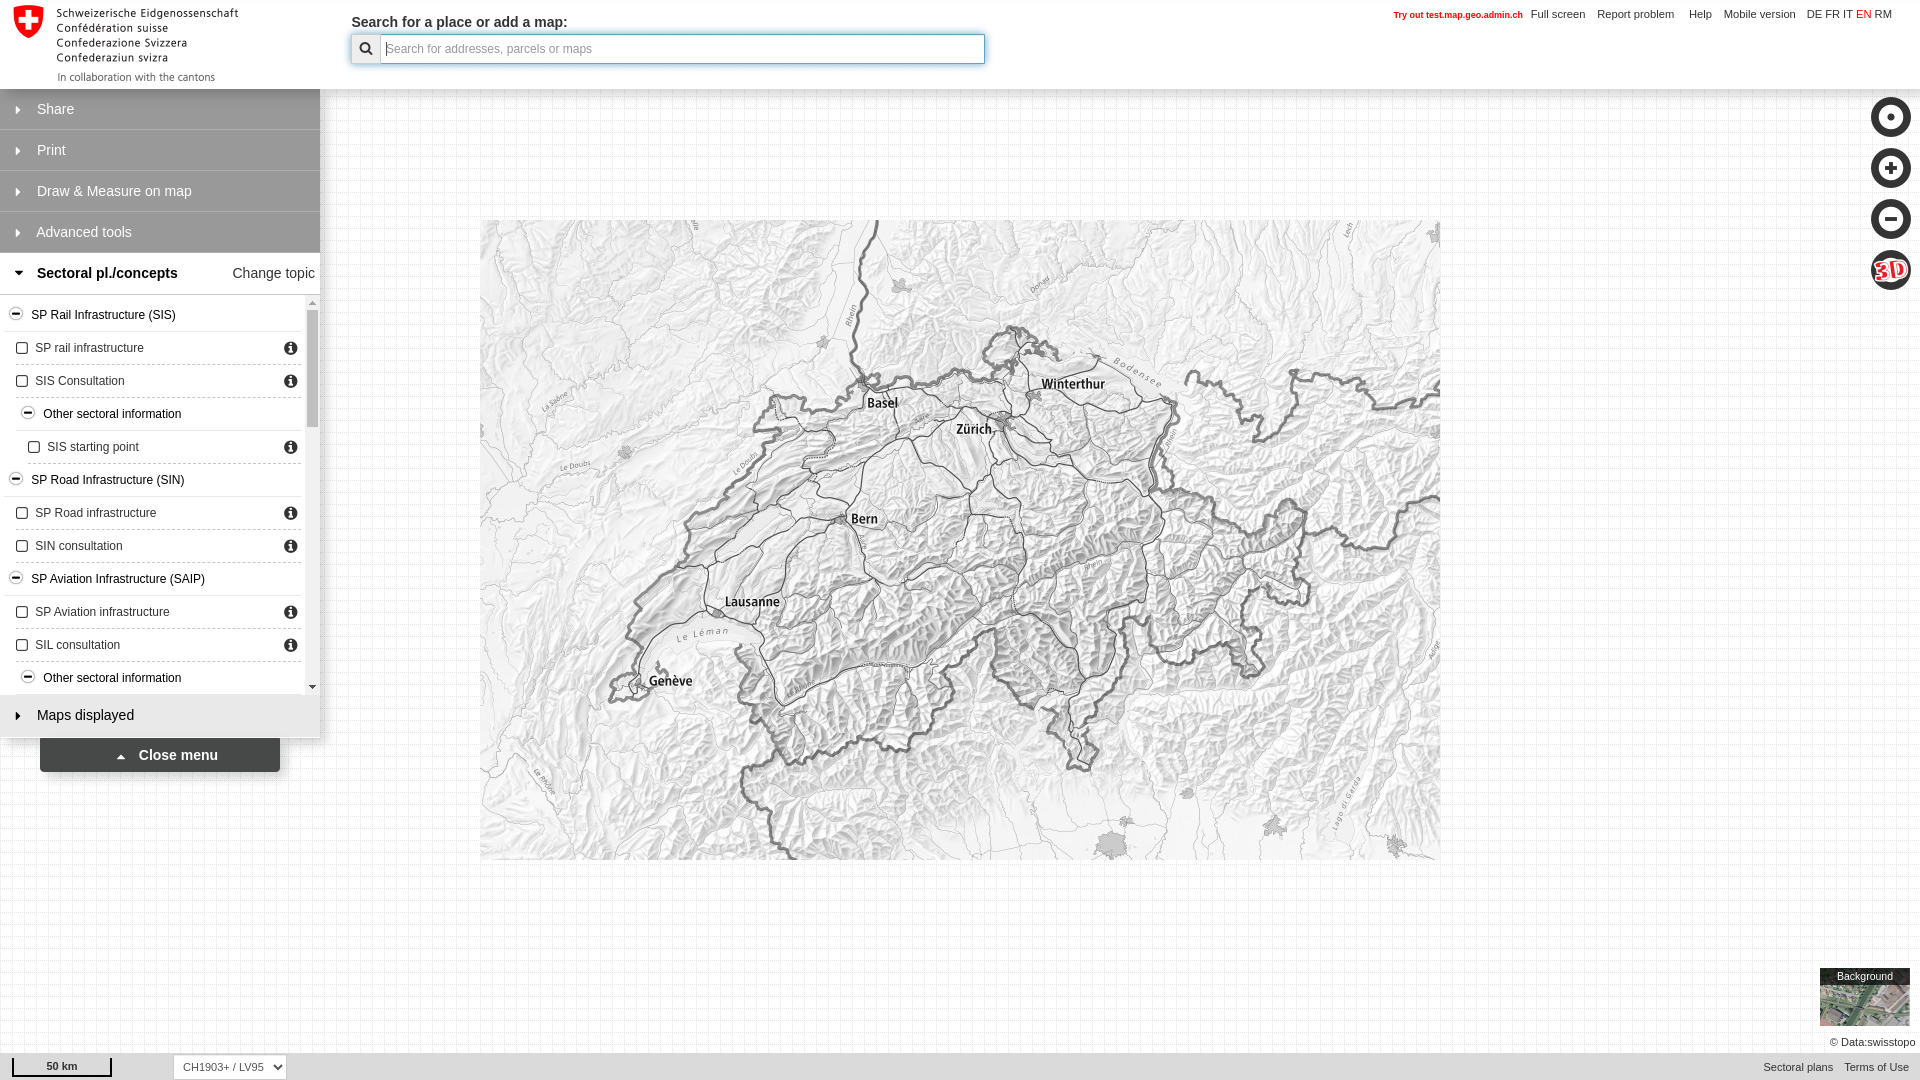 The height and width of the screenshot is (1080, 1920). I want to click on 'SP Rail Infrastructure (SIS)', so click(151, 315).